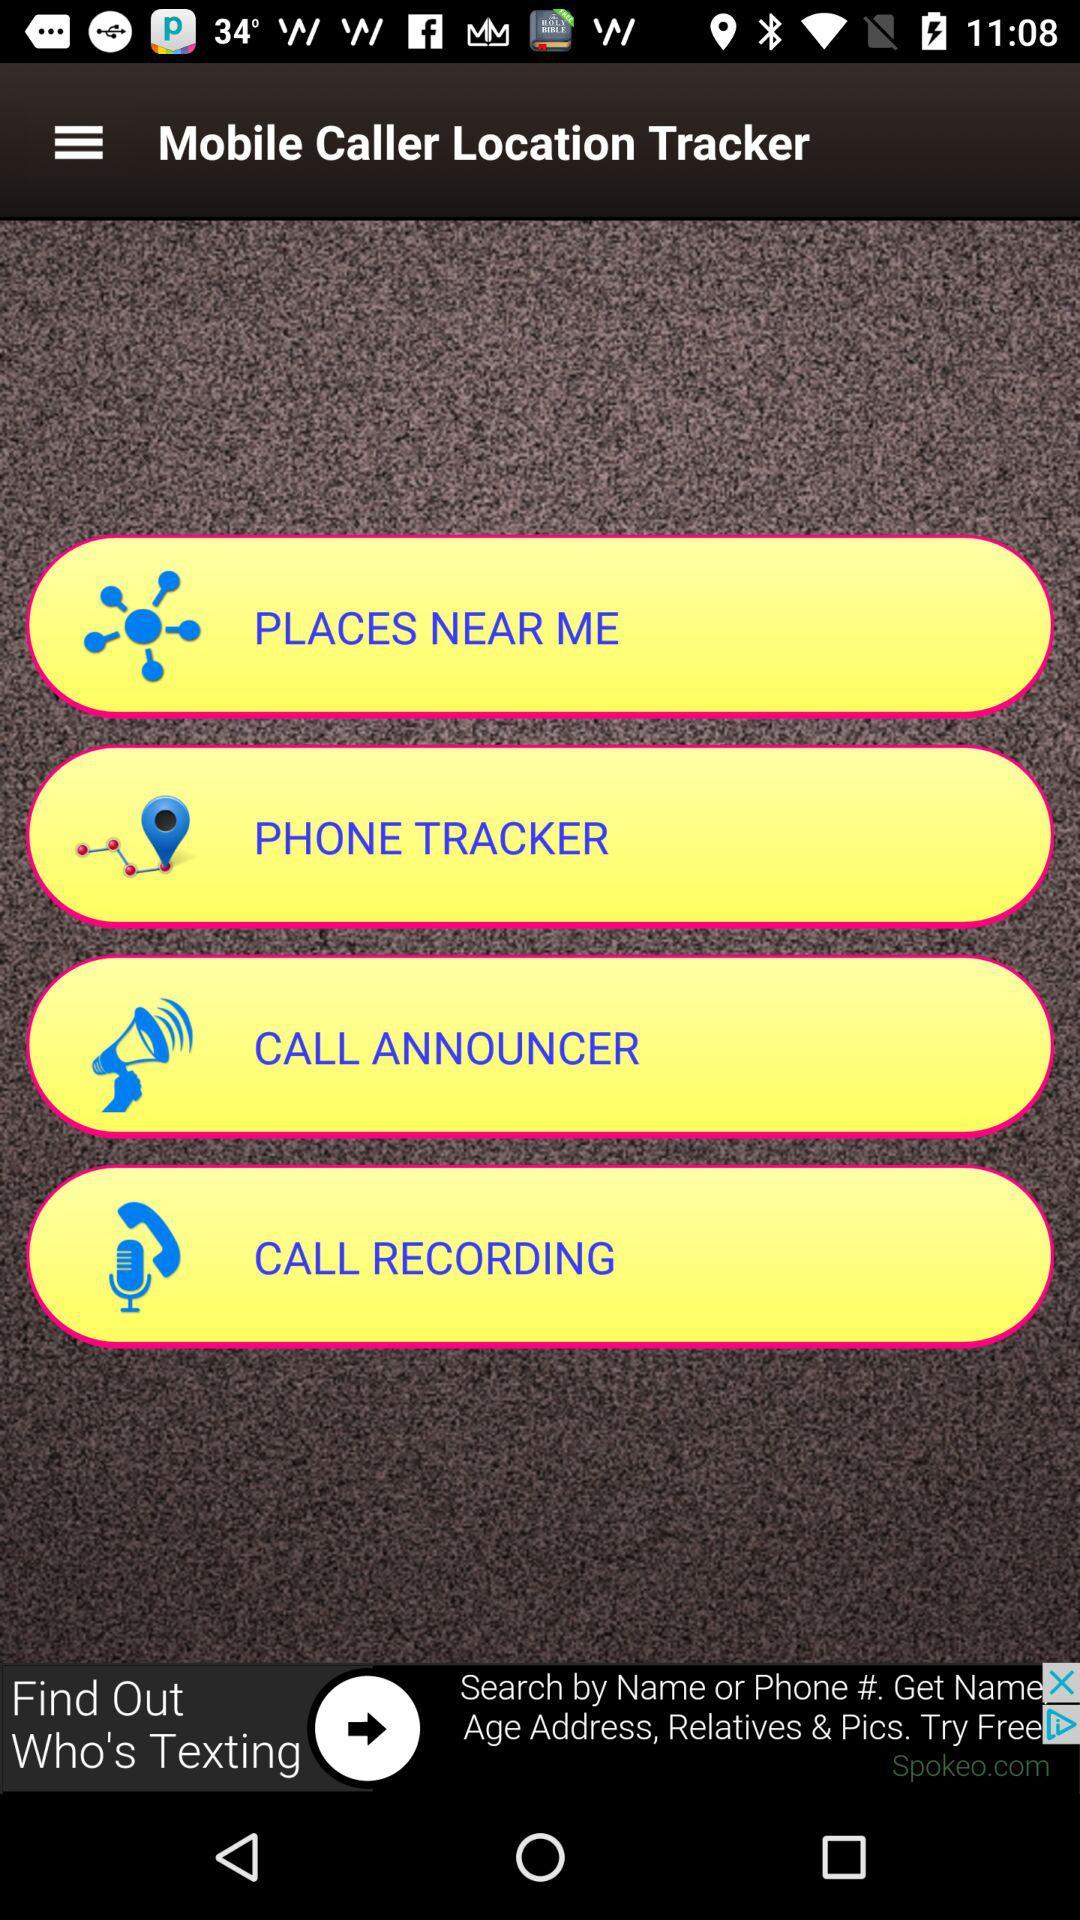 The height and width of the screenshot is (1920, 1080). I want to click on the menu icon, so click(77, 140).